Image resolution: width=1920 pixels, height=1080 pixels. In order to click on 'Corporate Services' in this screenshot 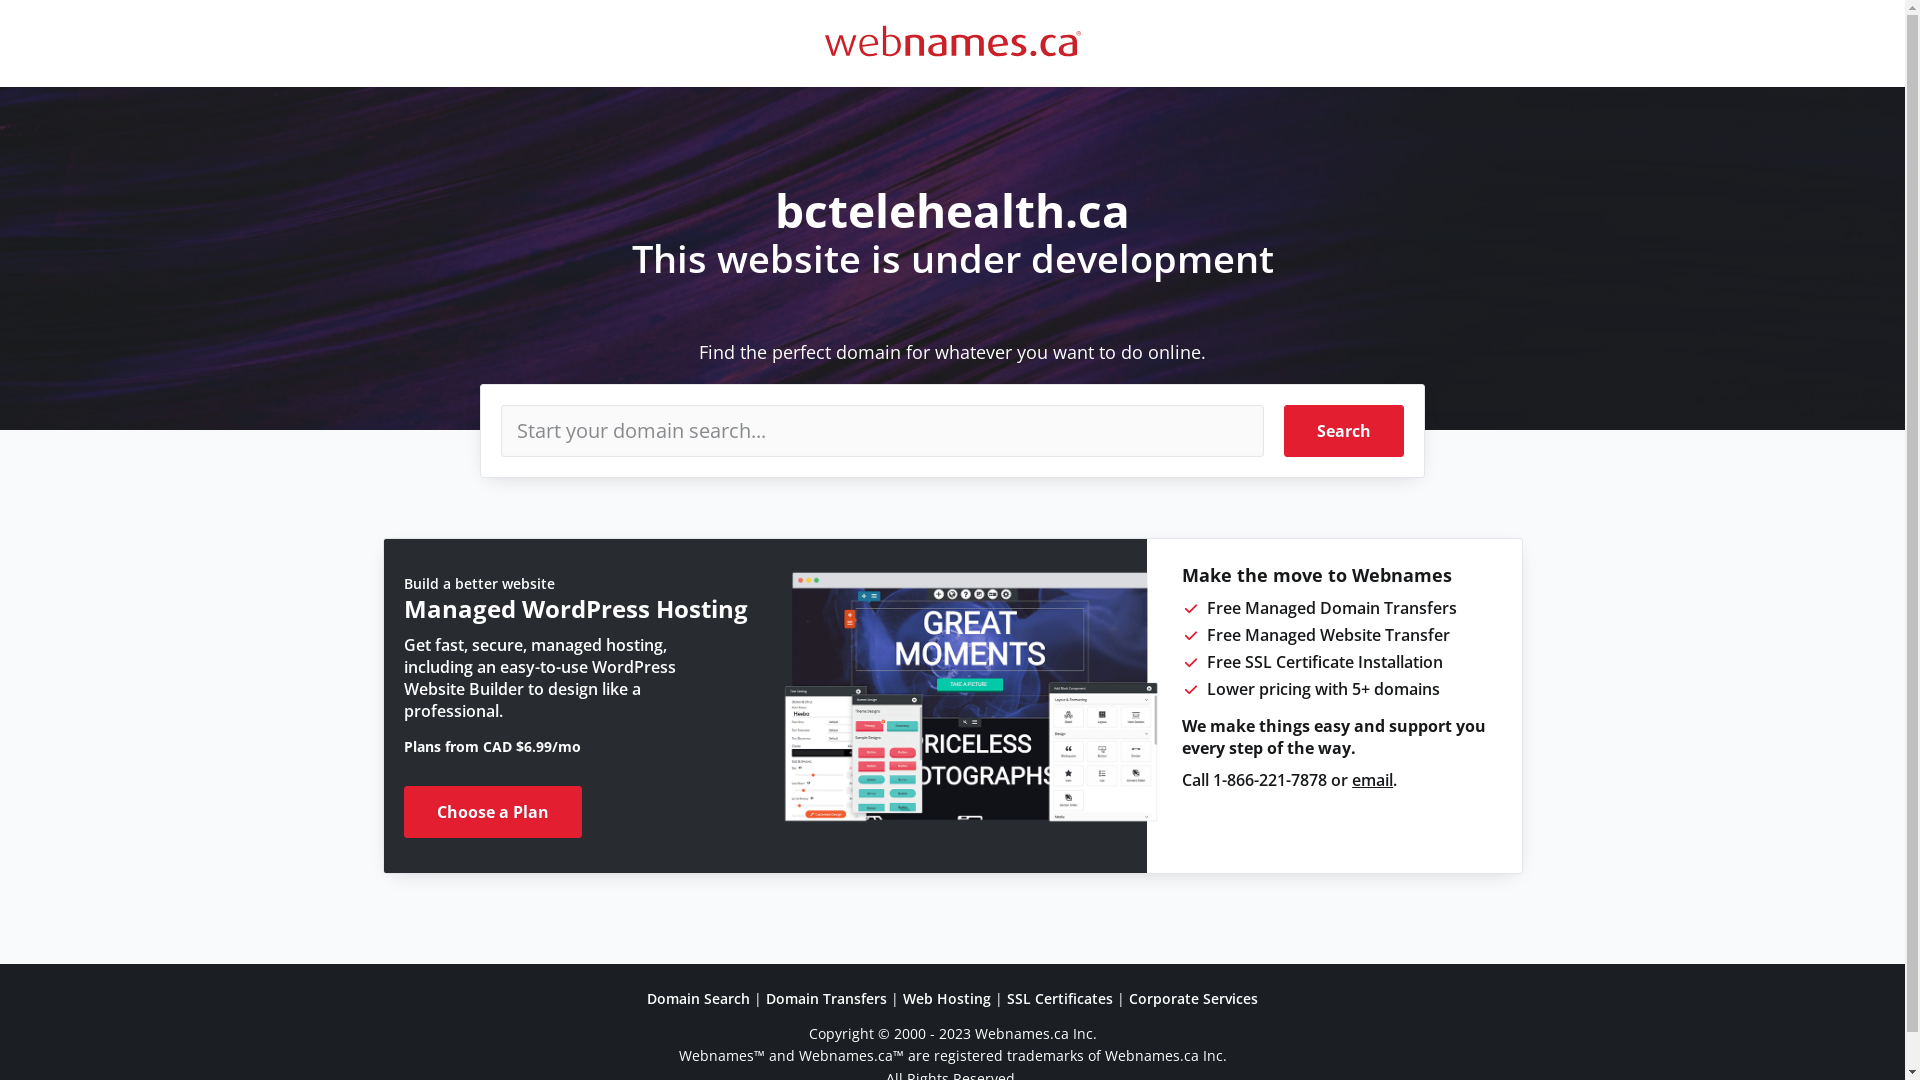, I will do `click(1193, 998)`.